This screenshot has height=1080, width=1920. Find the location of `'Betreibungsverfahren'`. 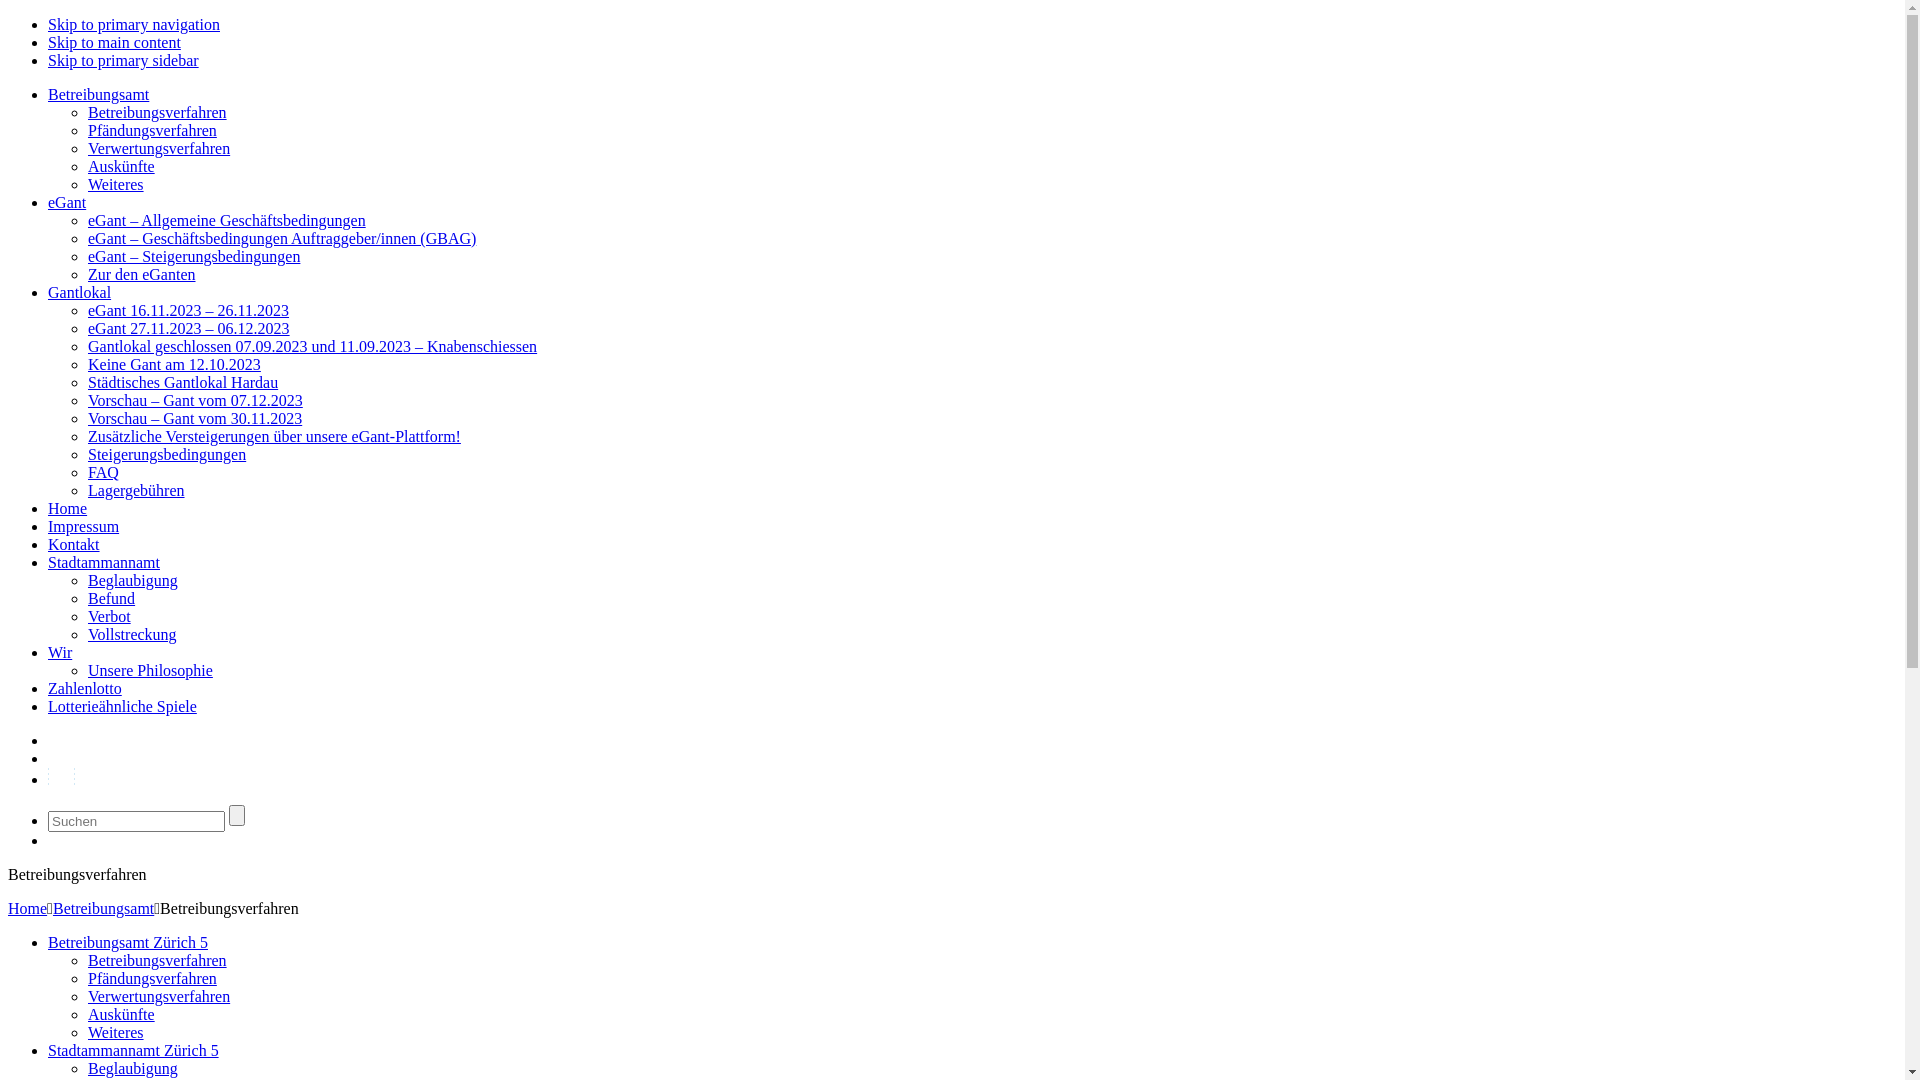

'Betreibungsverfahren' is located at coordinates (86, 112).